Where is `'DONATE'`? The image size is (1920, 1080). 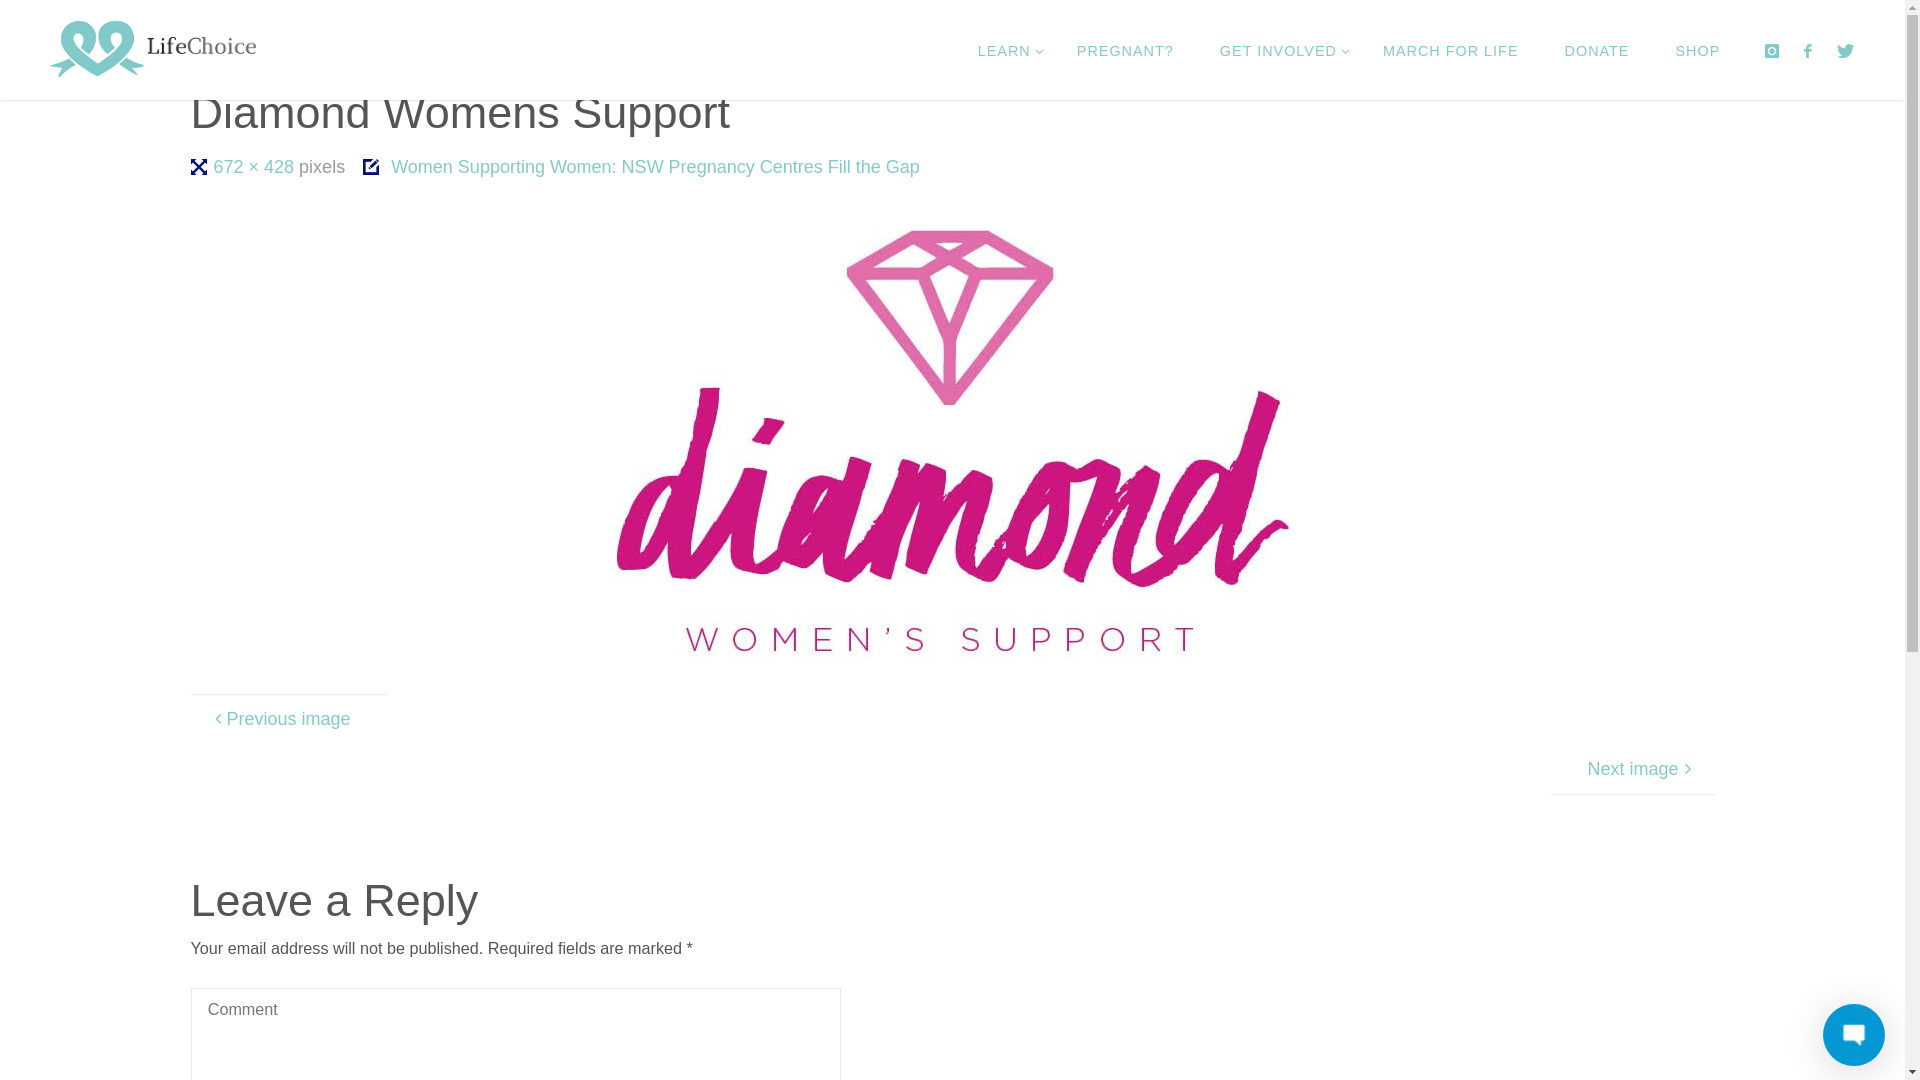
'DONATE' is located at coordinates (1596, 49).